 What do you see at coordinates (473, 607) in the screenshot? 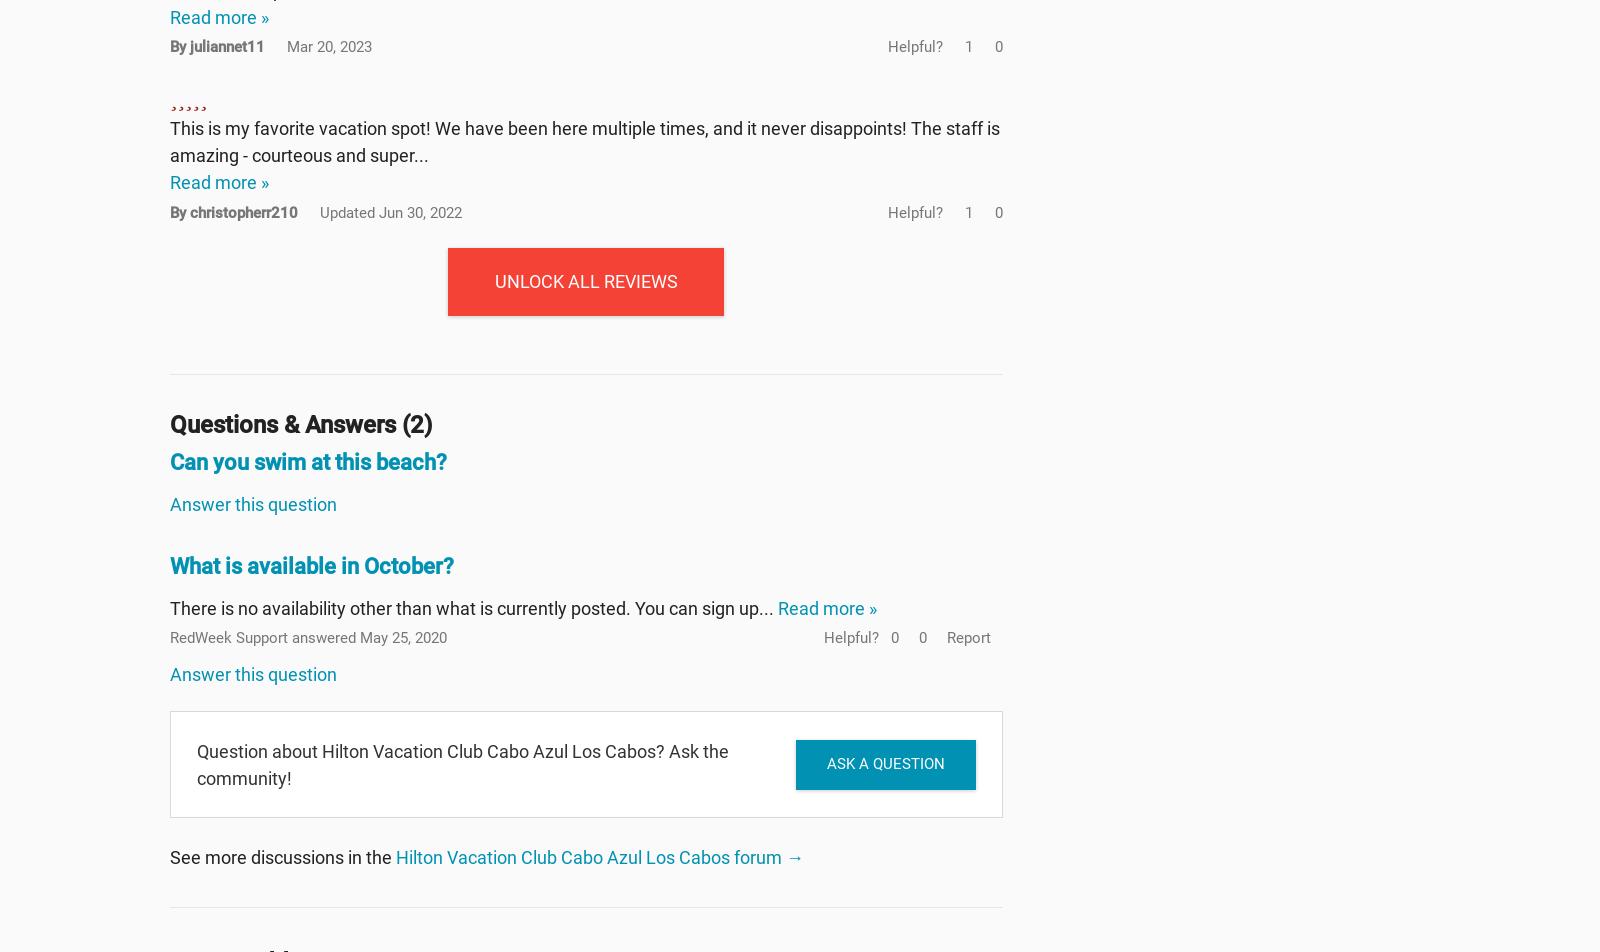
I see `'There is no availability other than what is currently posted. You can sign up...'` at bounding box center [473, 607].